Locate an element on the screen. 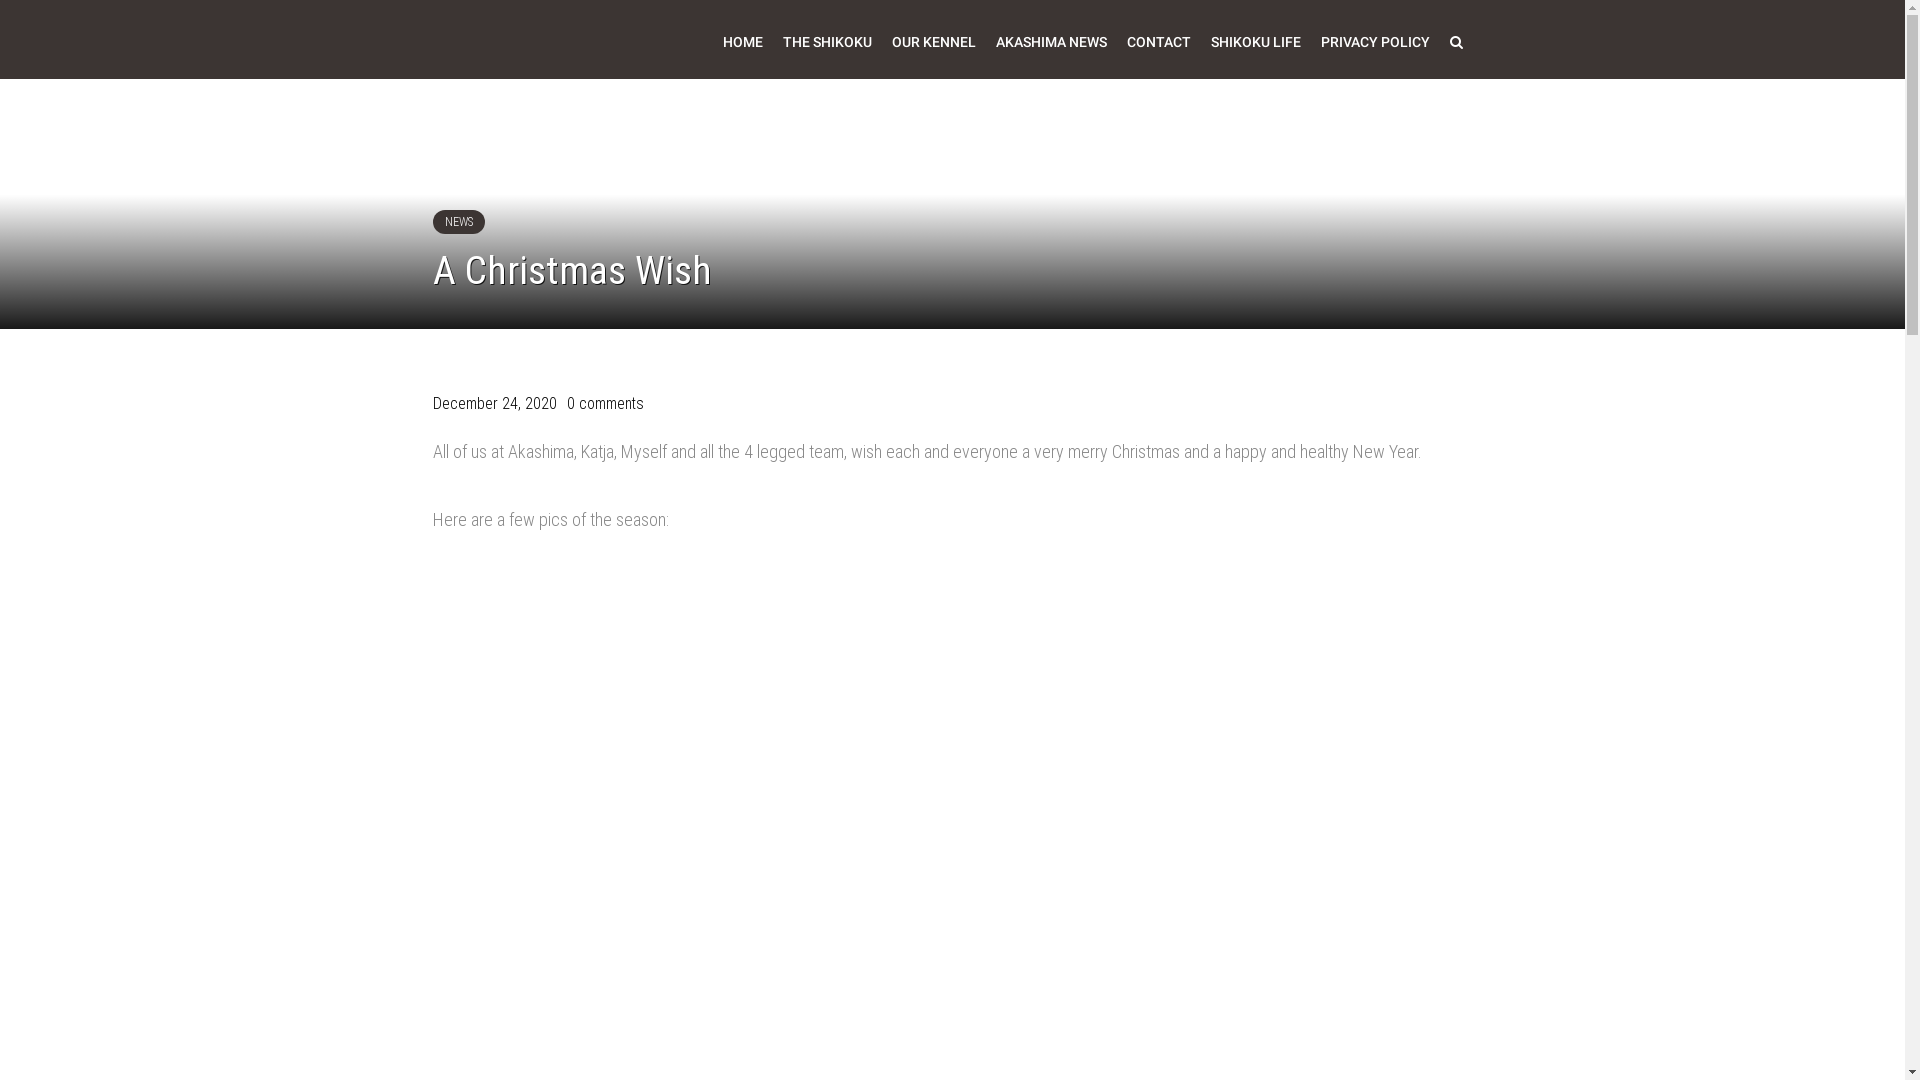  'Skip to content' is located at coordinates (0, 0).